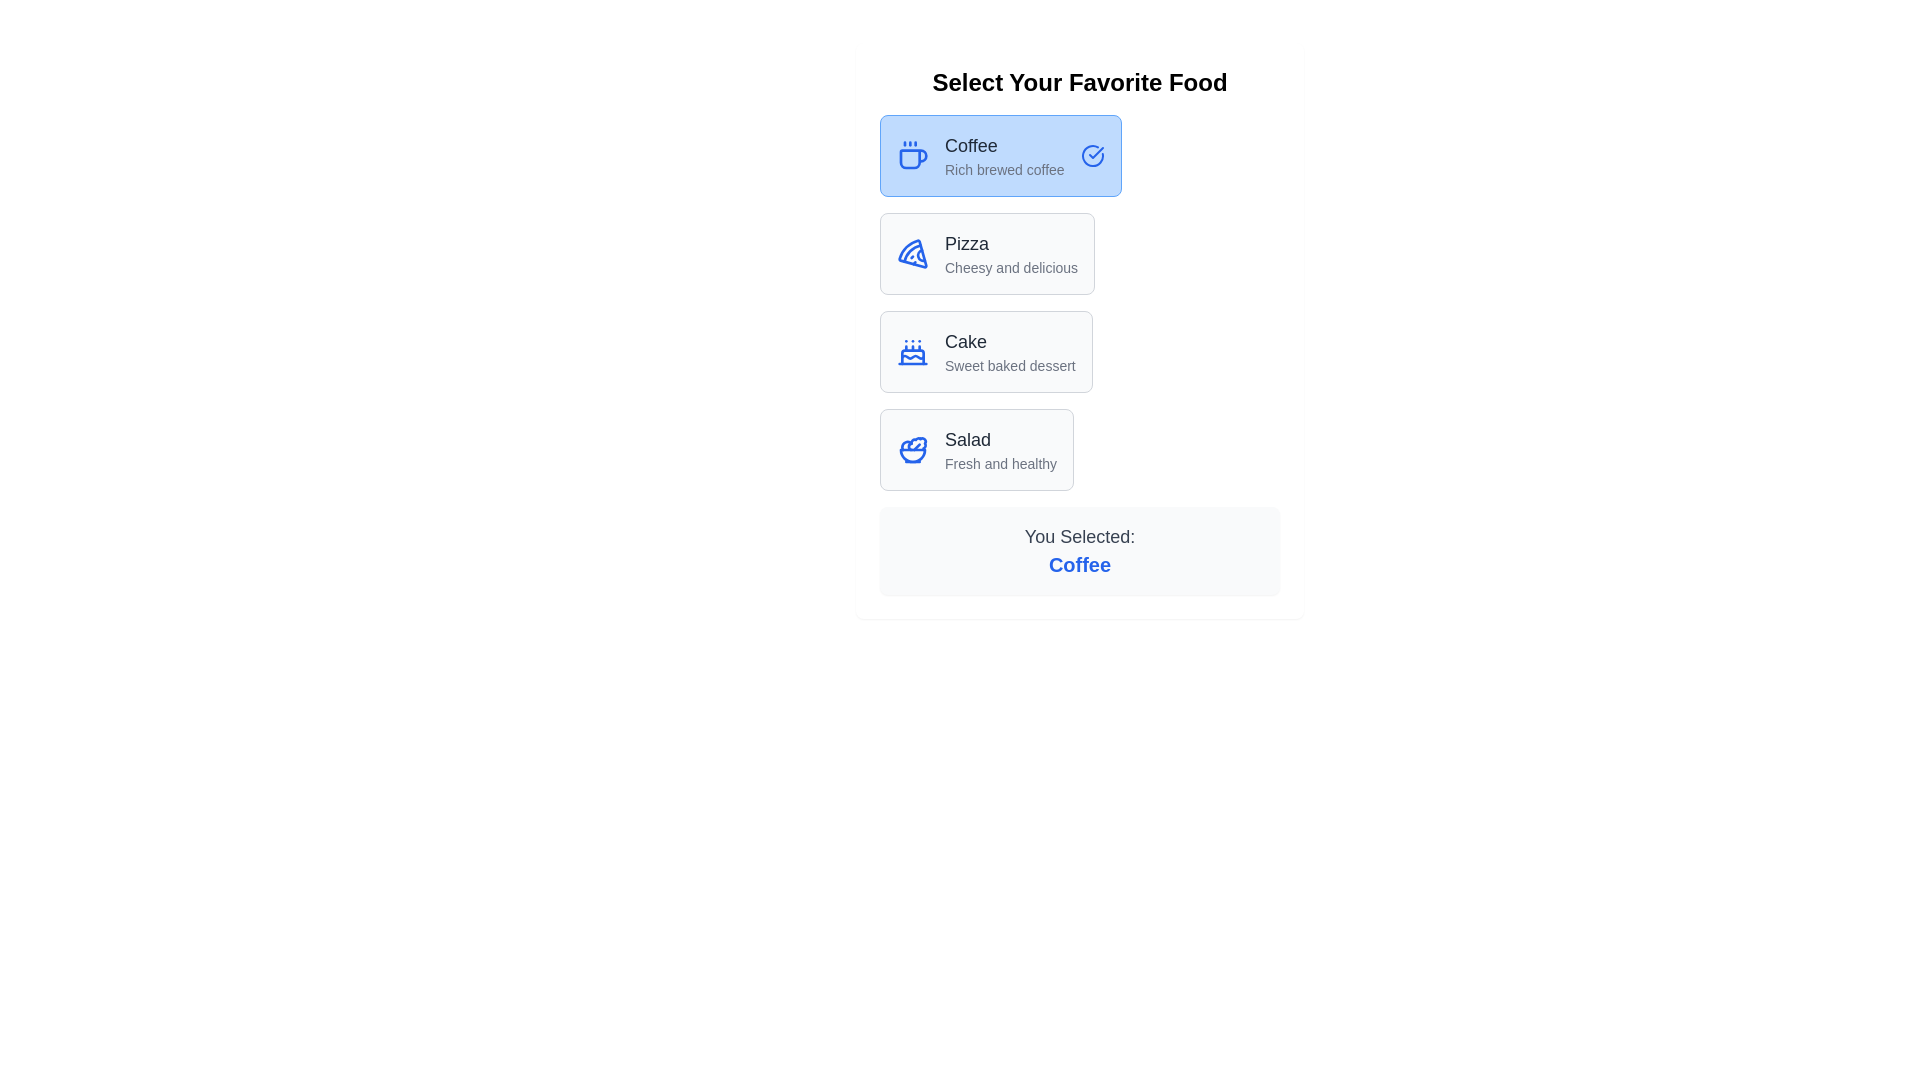 This screenshot has width=1920, height=1080. Describe the element at coordinates (1011, 253) in the screenshot. I see `the Text Label displaying 'Pizza' which is the second option in the list, located below 'Coffee' and above 'Cake' and 'Salad'` at that location.